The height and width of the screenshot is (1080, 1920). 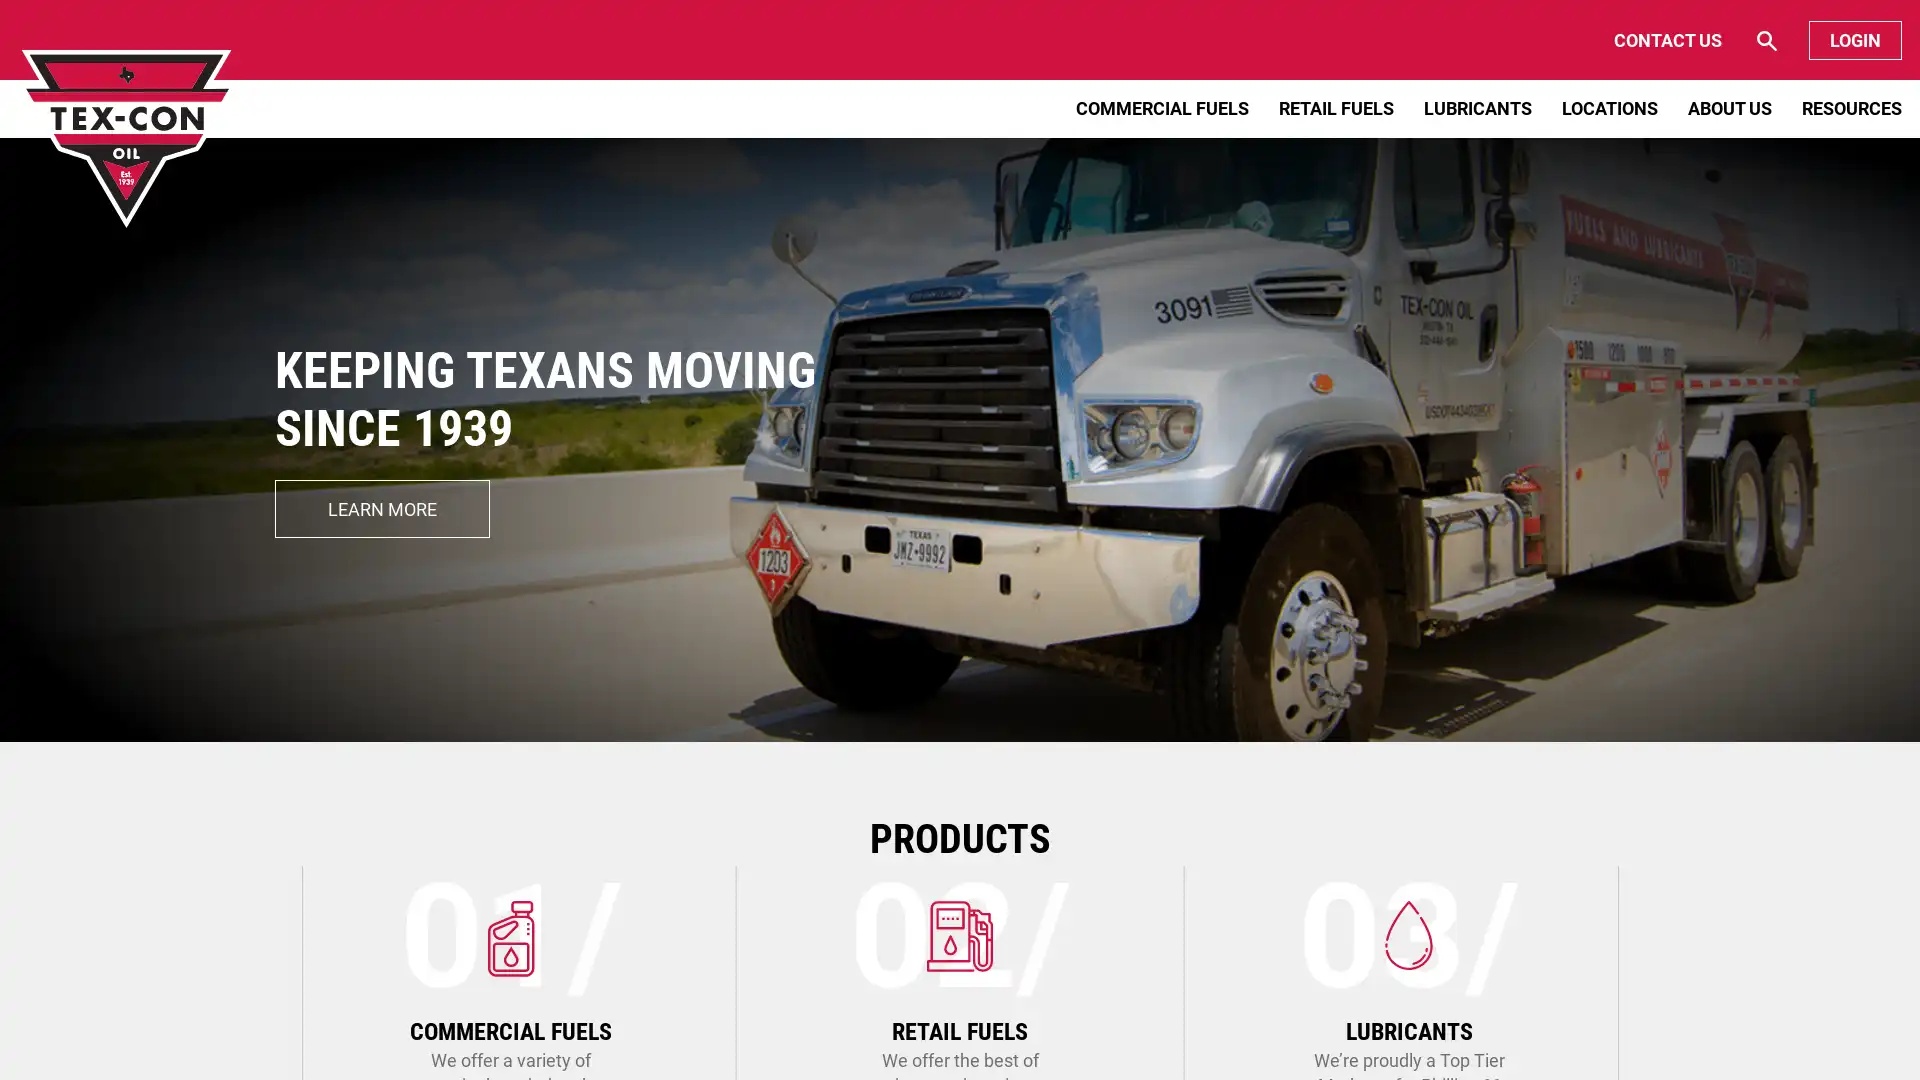 What do you see at coordinates (1687, 40) in the screenshot?
I see `Search Button` at bounding box center [1687, 40].